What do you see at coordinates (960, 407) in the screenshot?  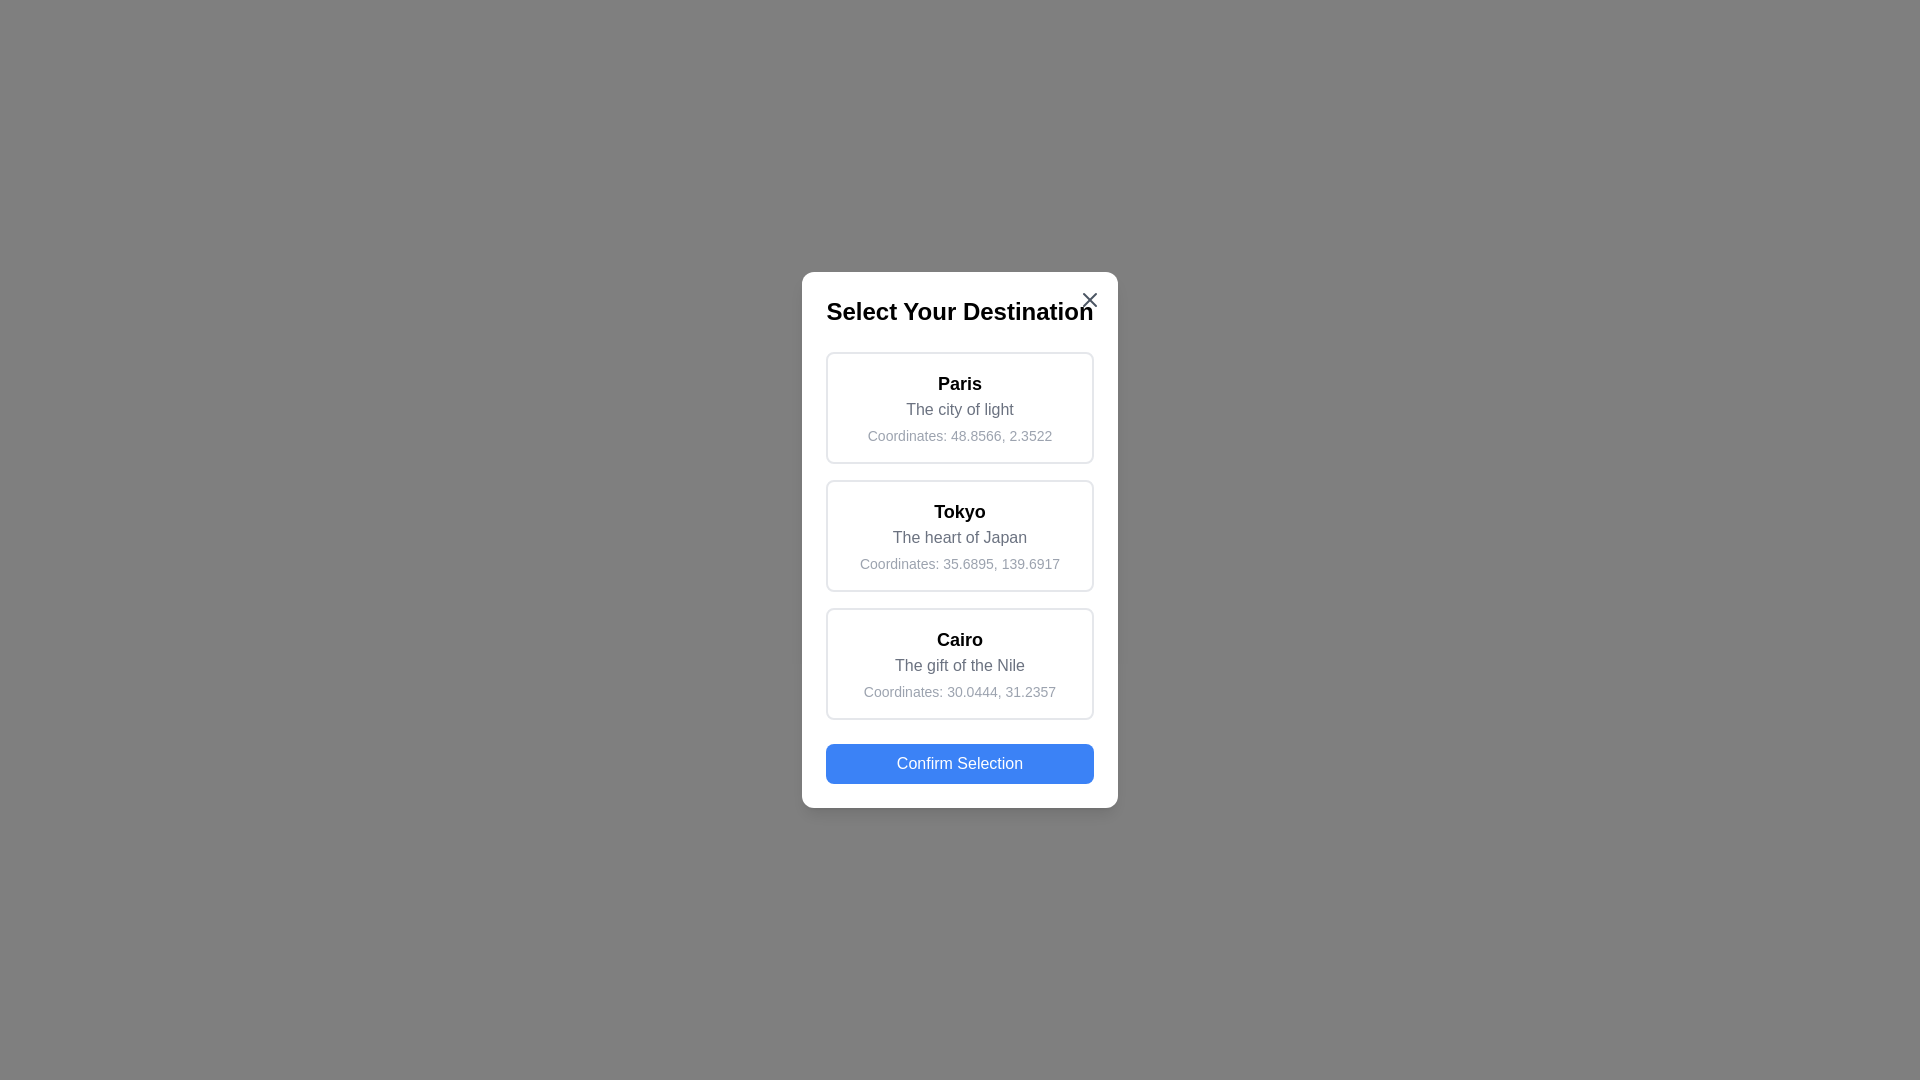 I see `the destination card for Paris` at bounding box center [960, 407].